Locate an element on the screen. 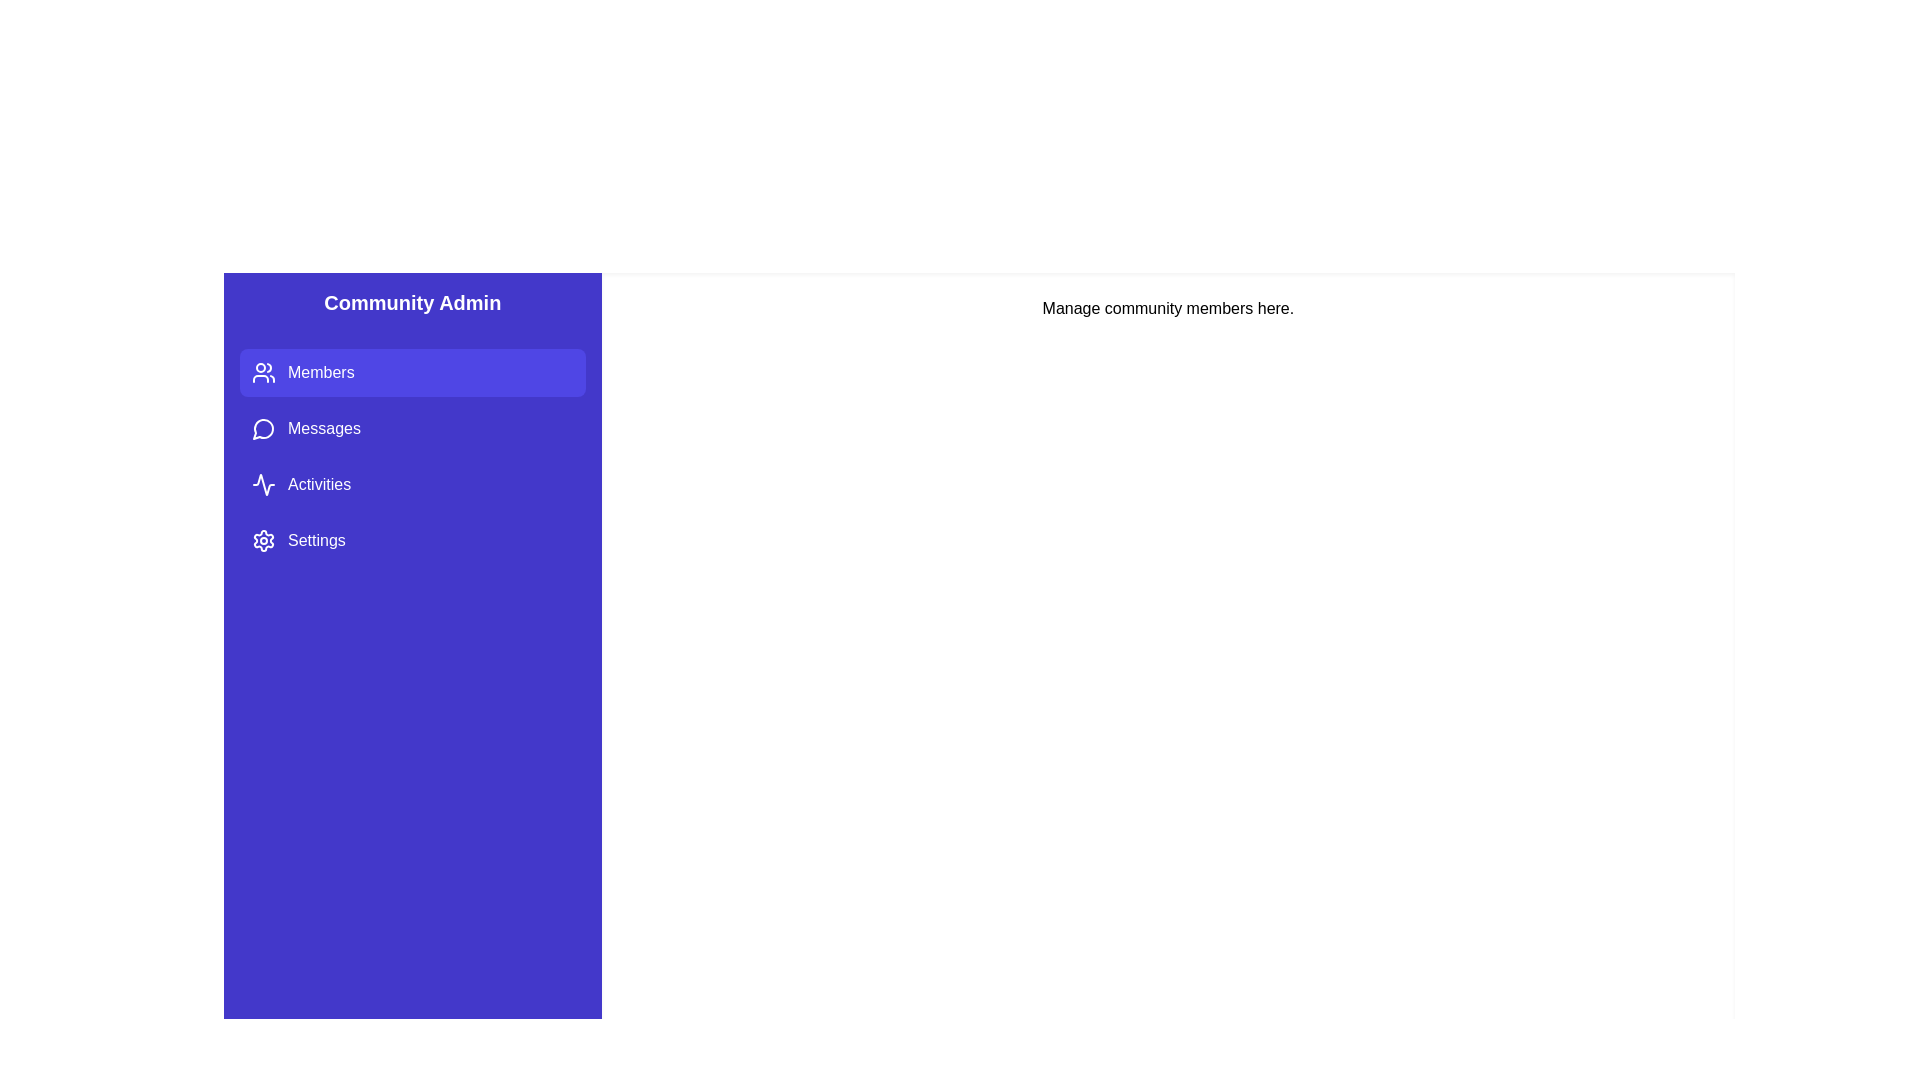 The width and height of the screenshot is (1920, 1080). the 'Activities' button located is located at coordinates (411, 485).